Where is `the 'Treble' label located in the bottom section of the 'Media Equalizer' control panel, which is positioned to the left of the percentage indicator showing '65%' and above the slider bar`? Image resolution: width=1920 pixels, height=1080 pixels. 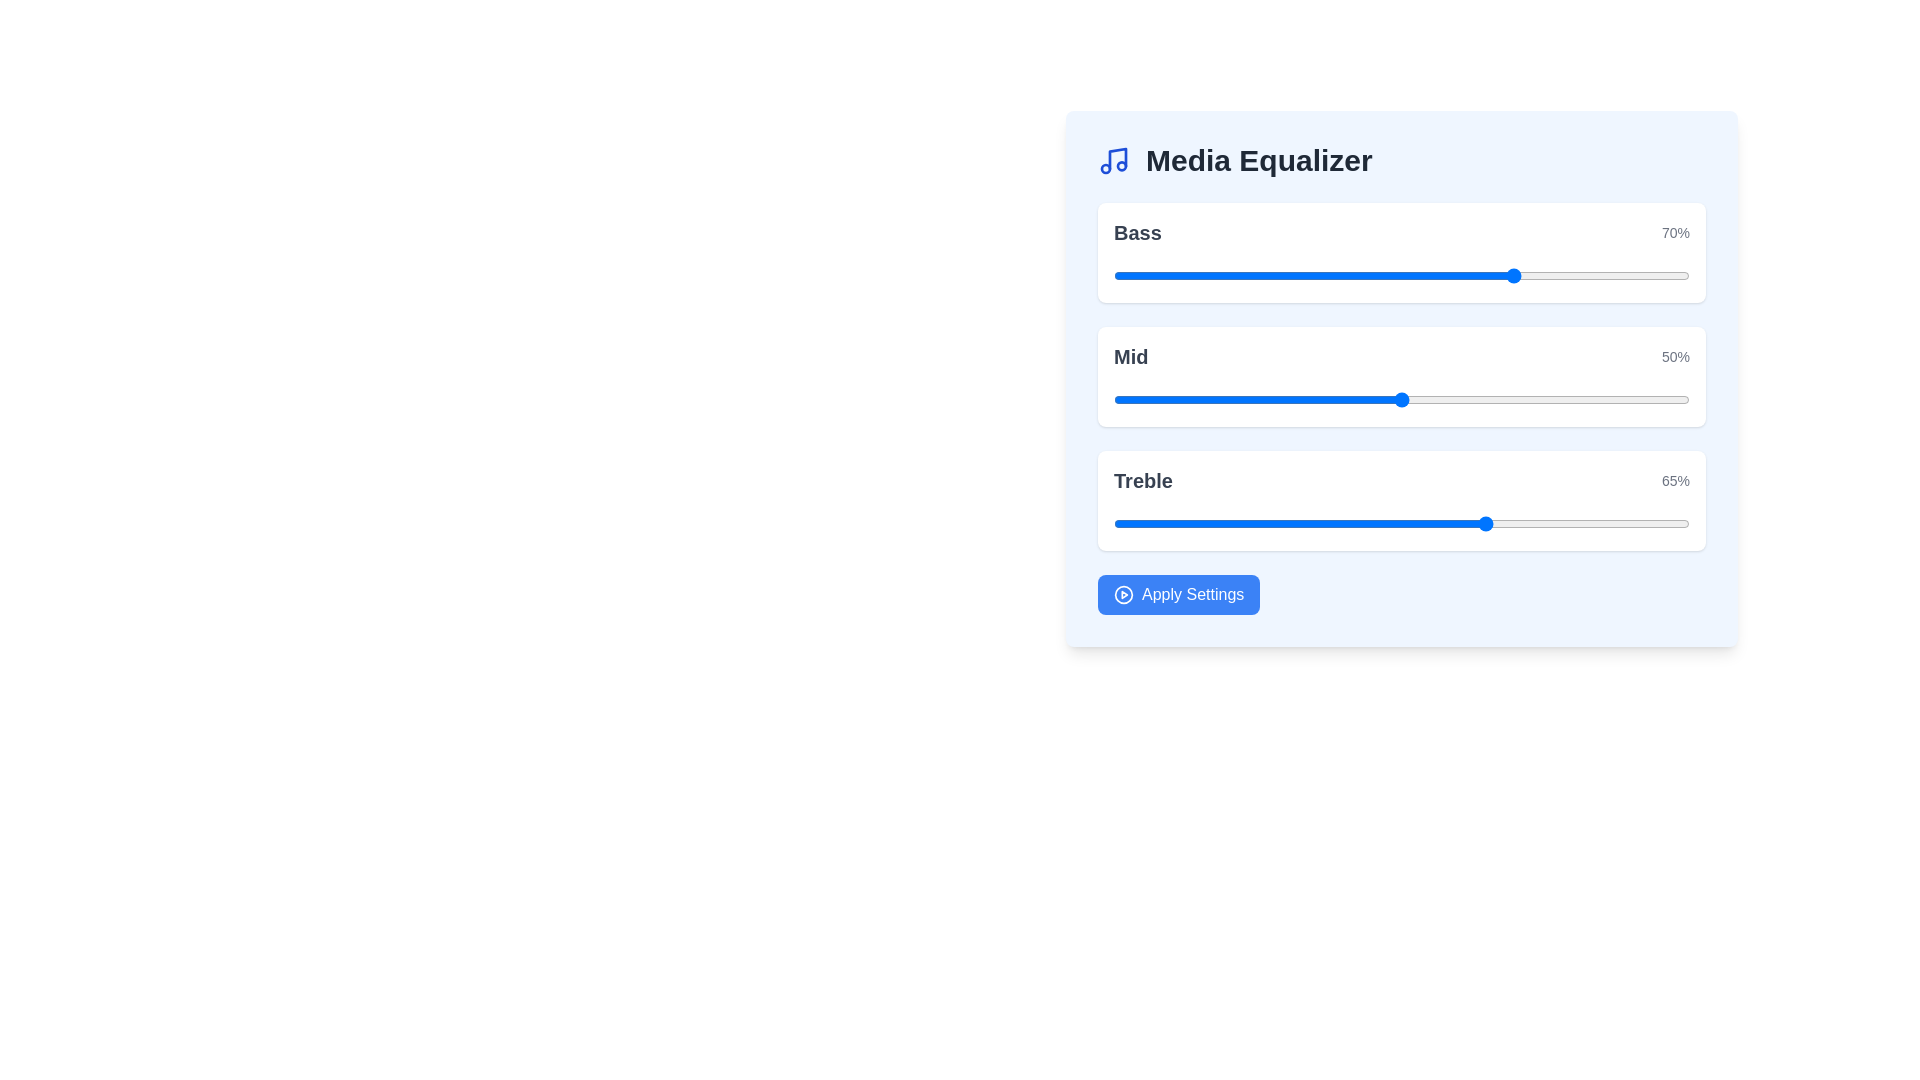
the 'Treble' label located in the bottom section of the 'Media Equalizer' control panel, which is positioned to the left of the percentage indicator showing '65%' and above the slider bar is located at coordinates (1143, 481).